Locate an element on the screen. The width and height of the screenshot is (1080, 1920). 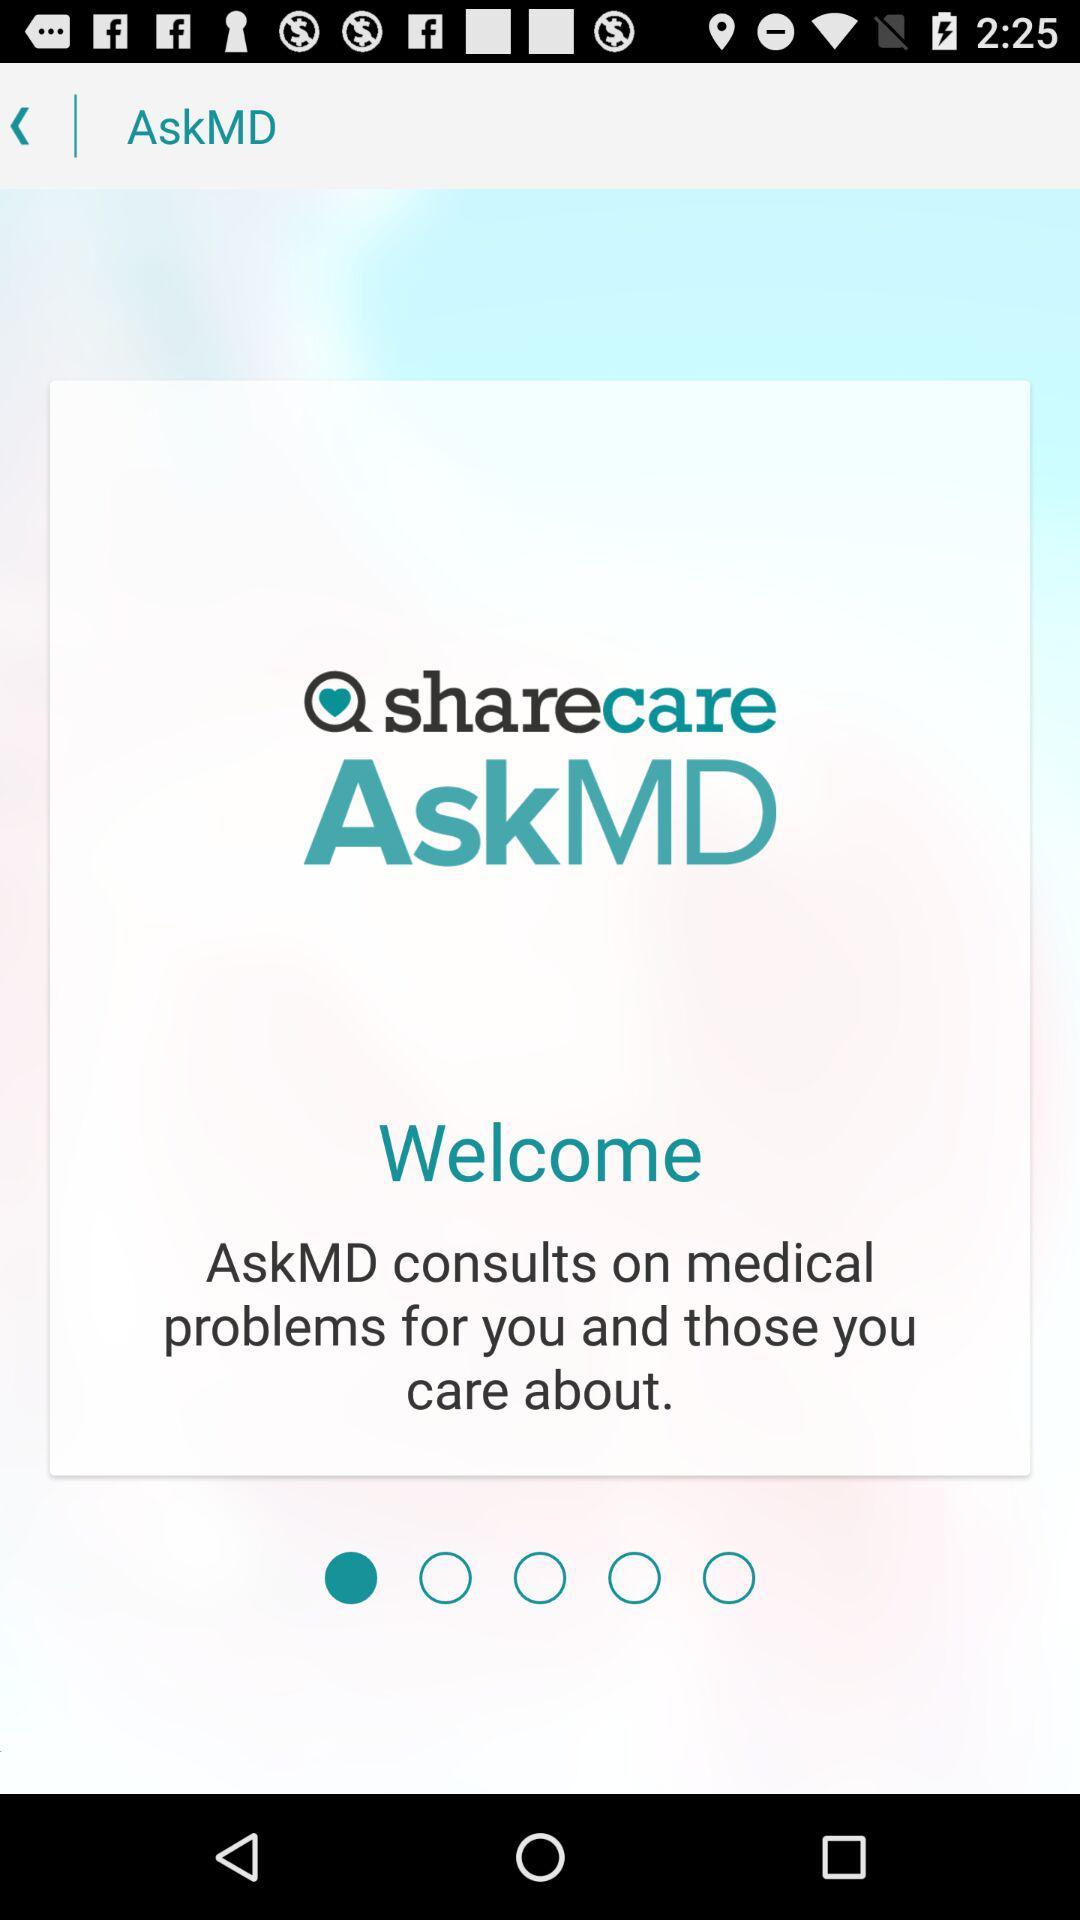
the next page is located at coordinates (444, 1577).